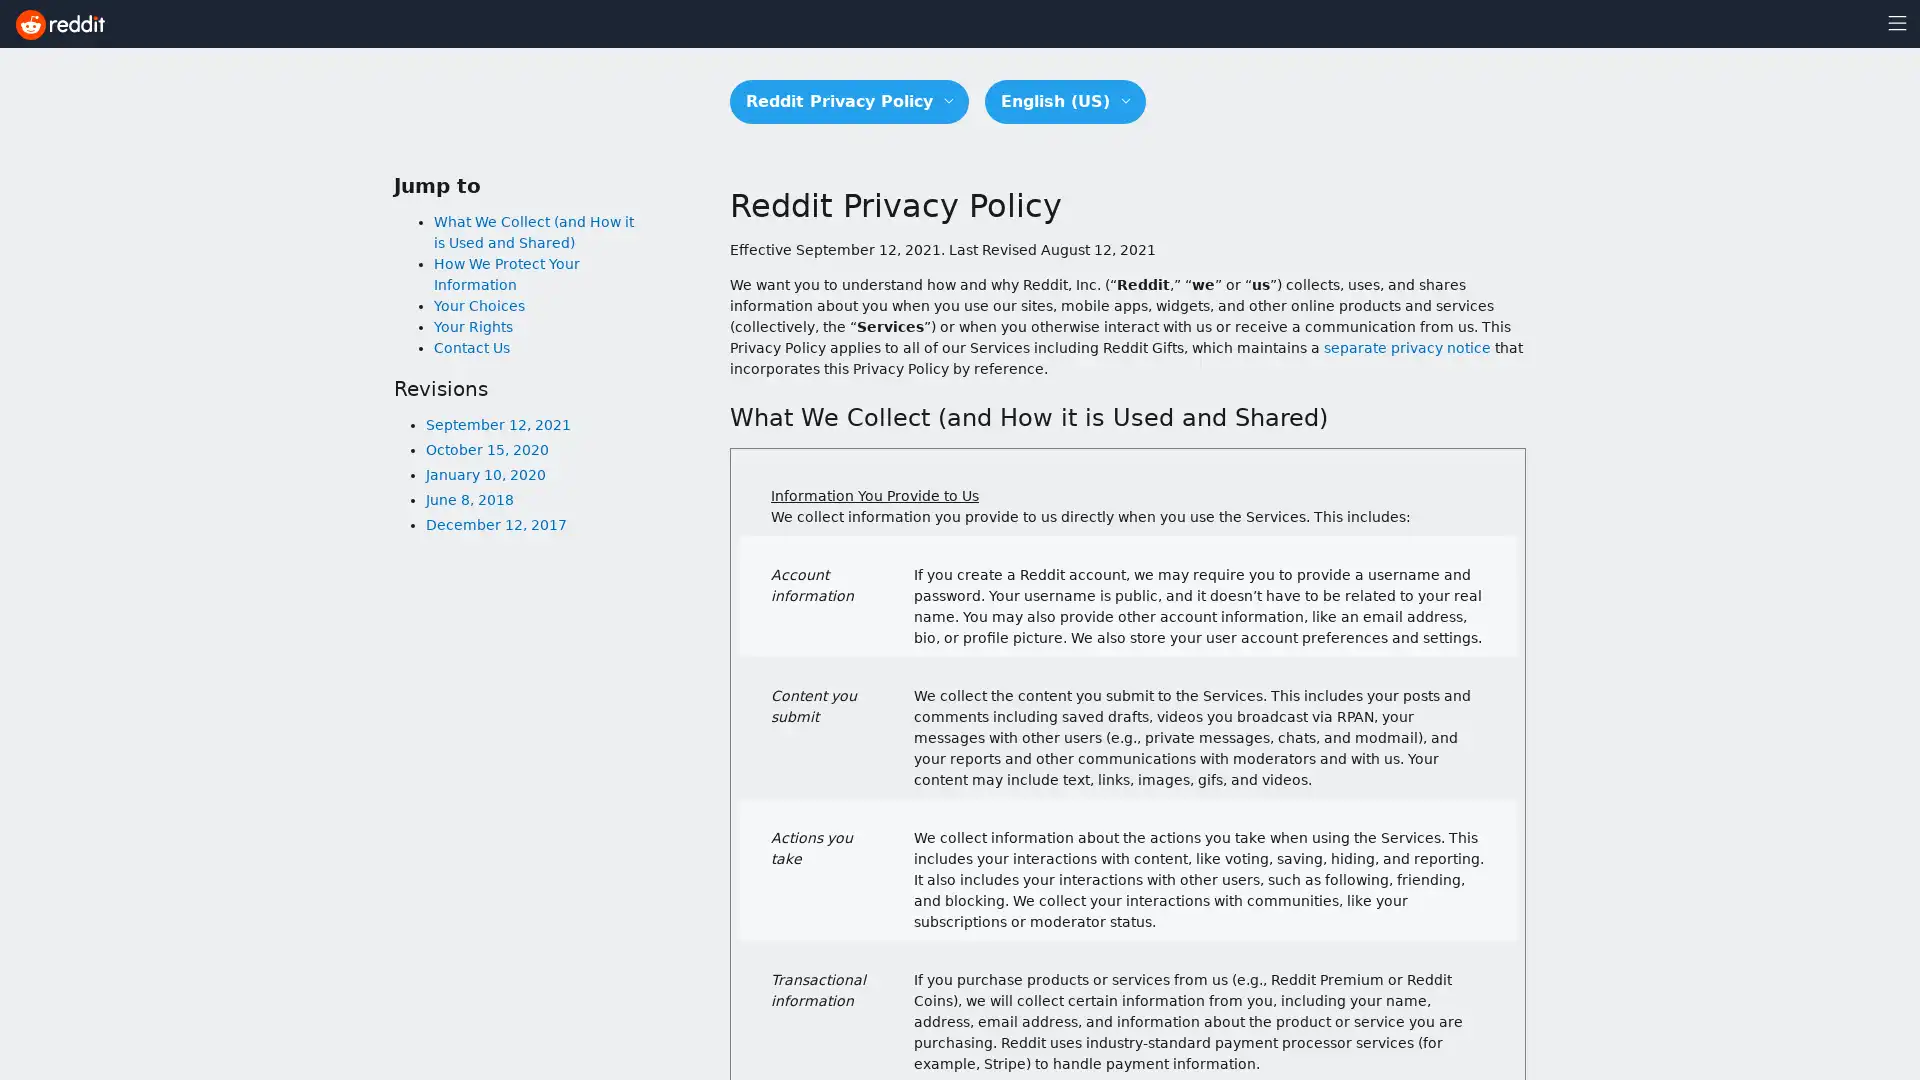 The image size is (1920, 1080). What do you see at coordinates (849, 101) in the screenshot?
I see `Reddit Privacy Policy` at bounding box center [849, 101].